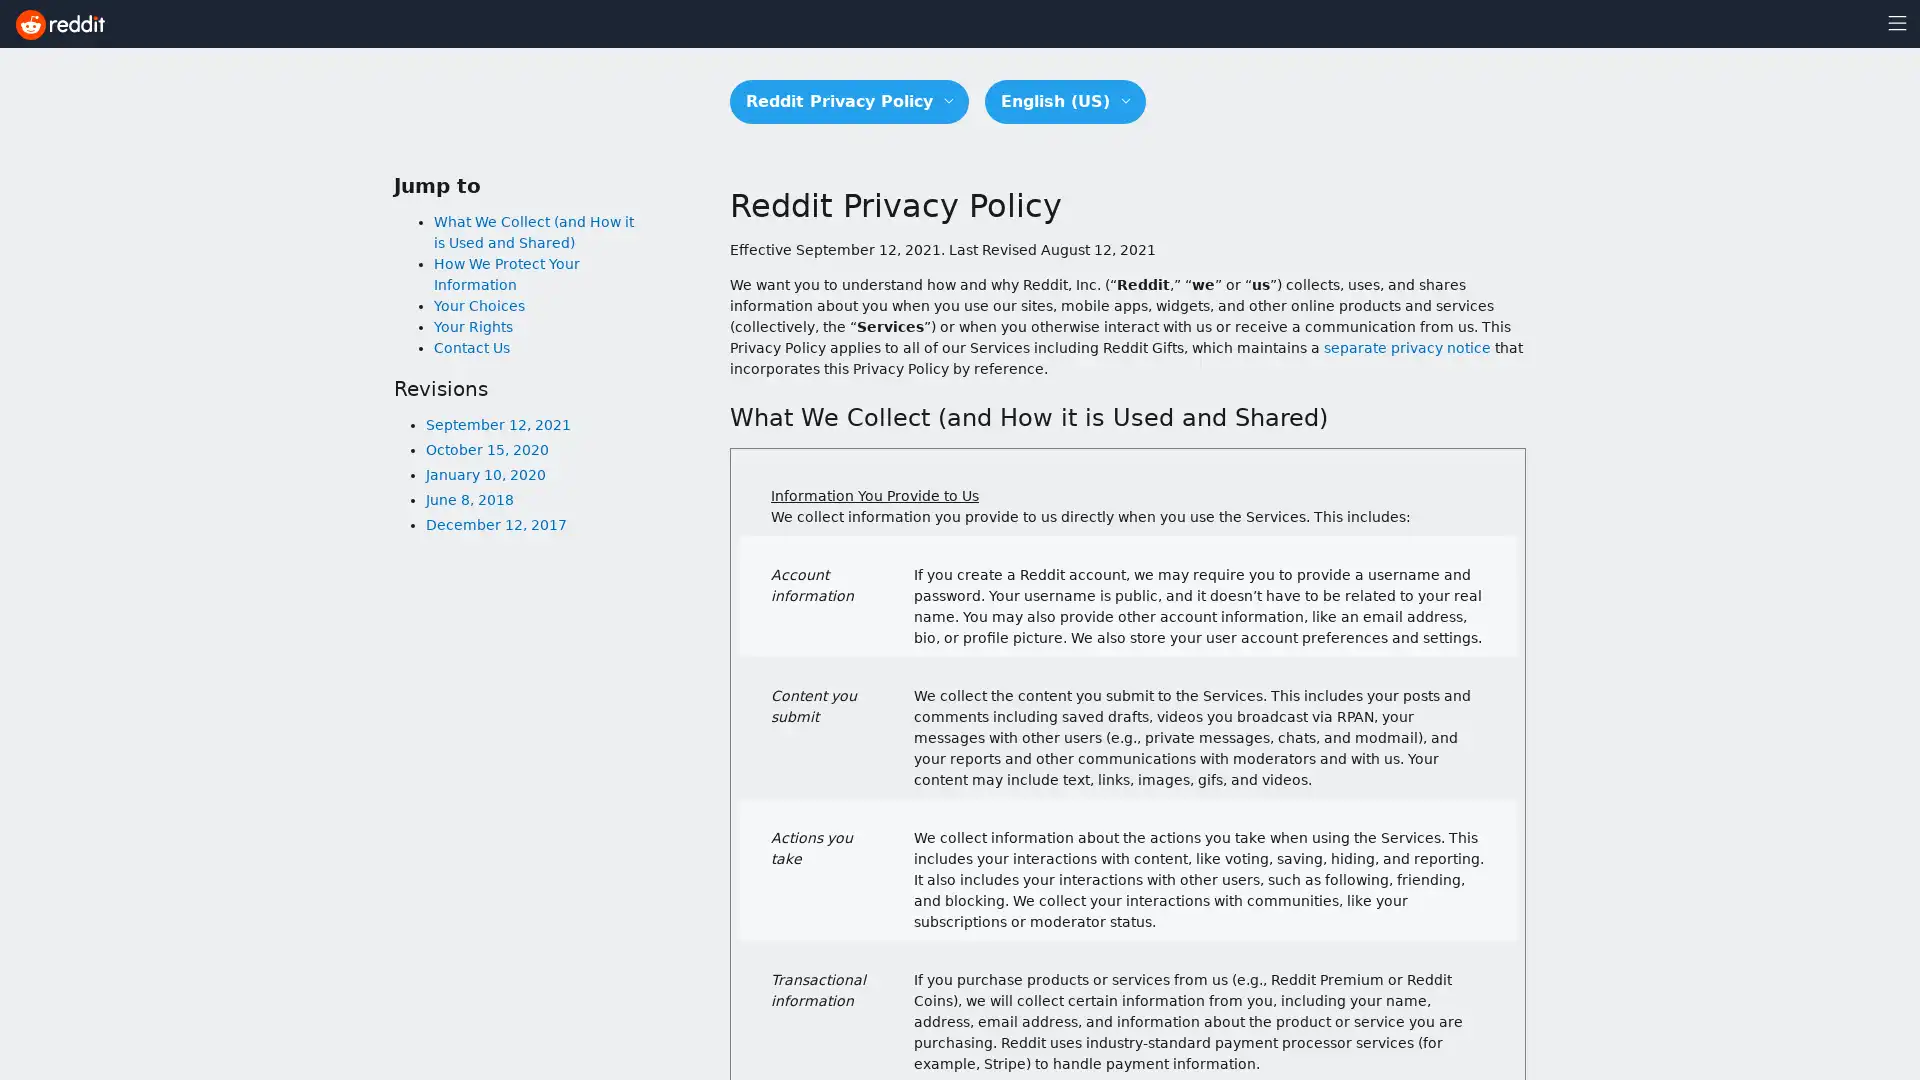 The image size is (1920, 1080). What do you see at coordinates (849, 101) in the screenshot?
I see `Reddit Privacy Policy` at bounding box center [849, 101].